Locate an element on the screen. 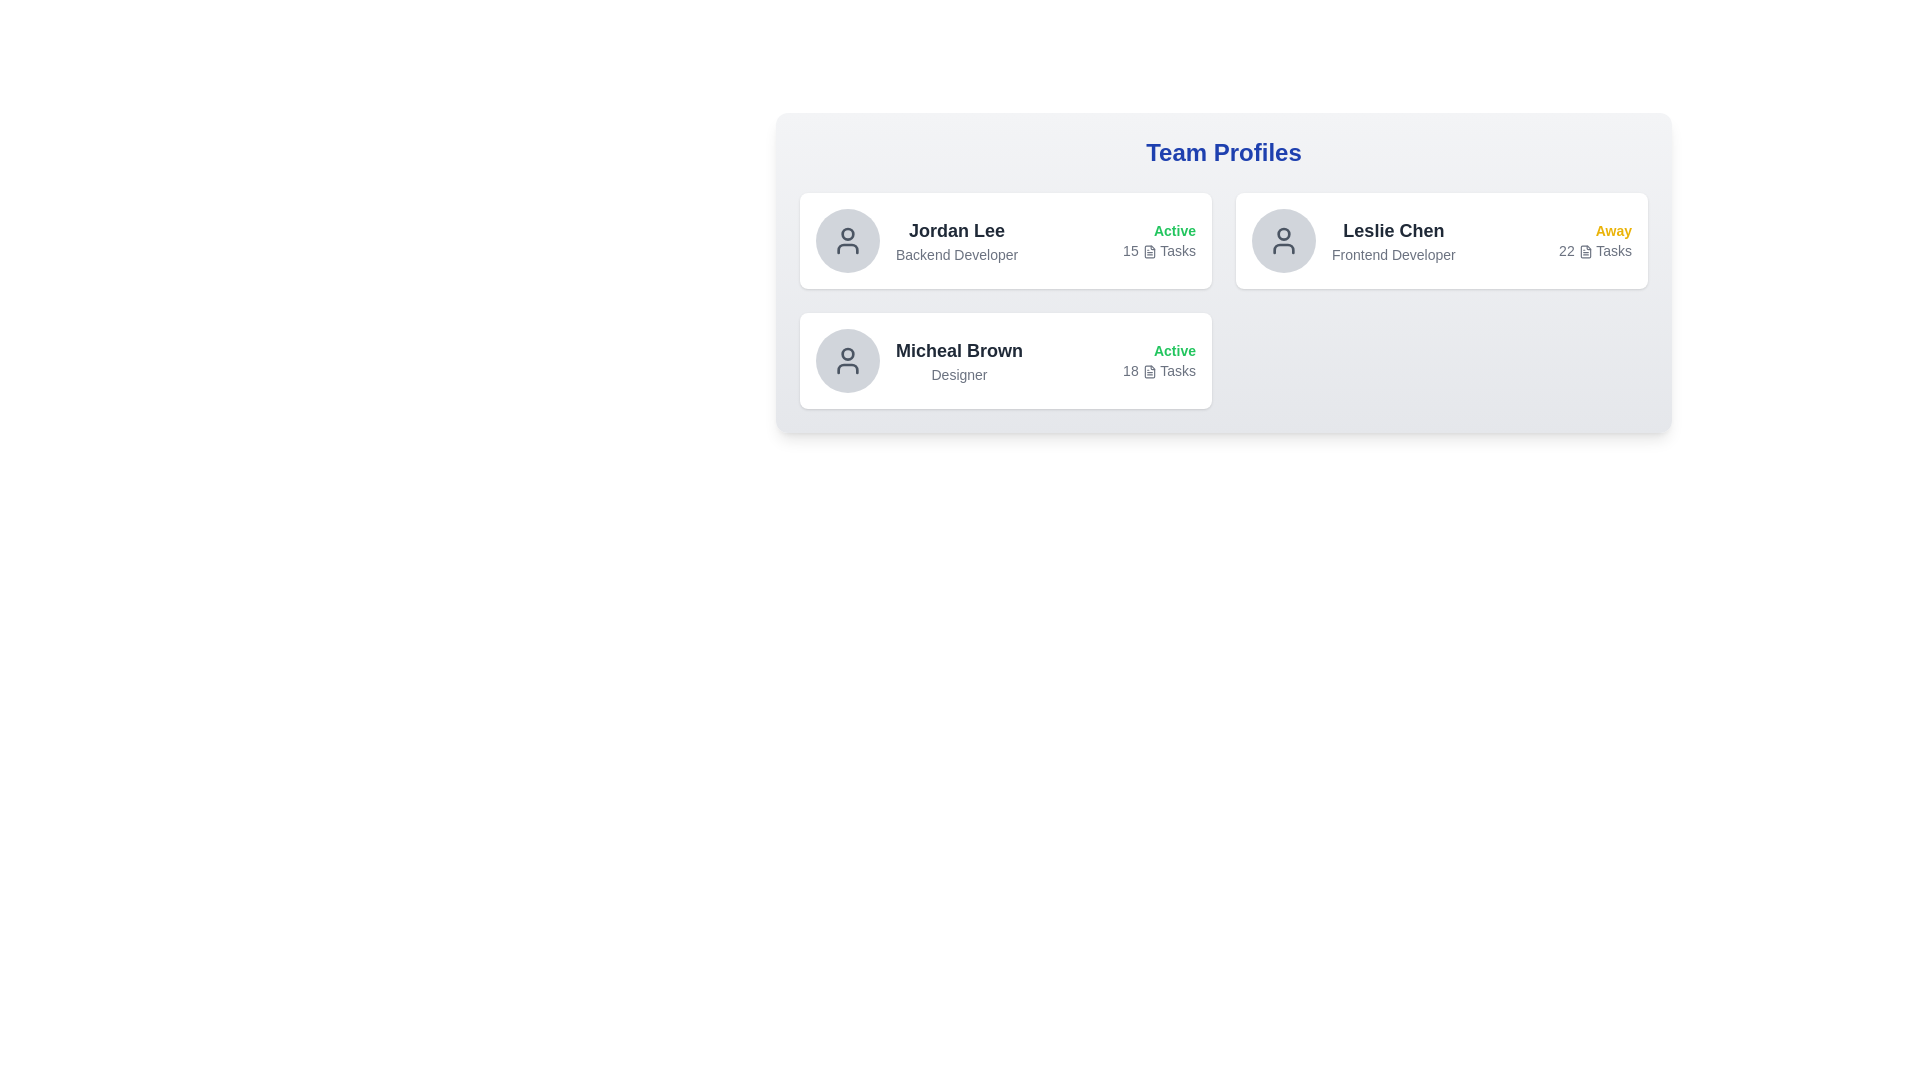 Image resolution: width=1920 pixels, height=1080 pixels. the text display showing the name and occupation of the third team member in the 'Team Profiles' section, located to the right of the avatar icon is located at coordinates (1392, 239).